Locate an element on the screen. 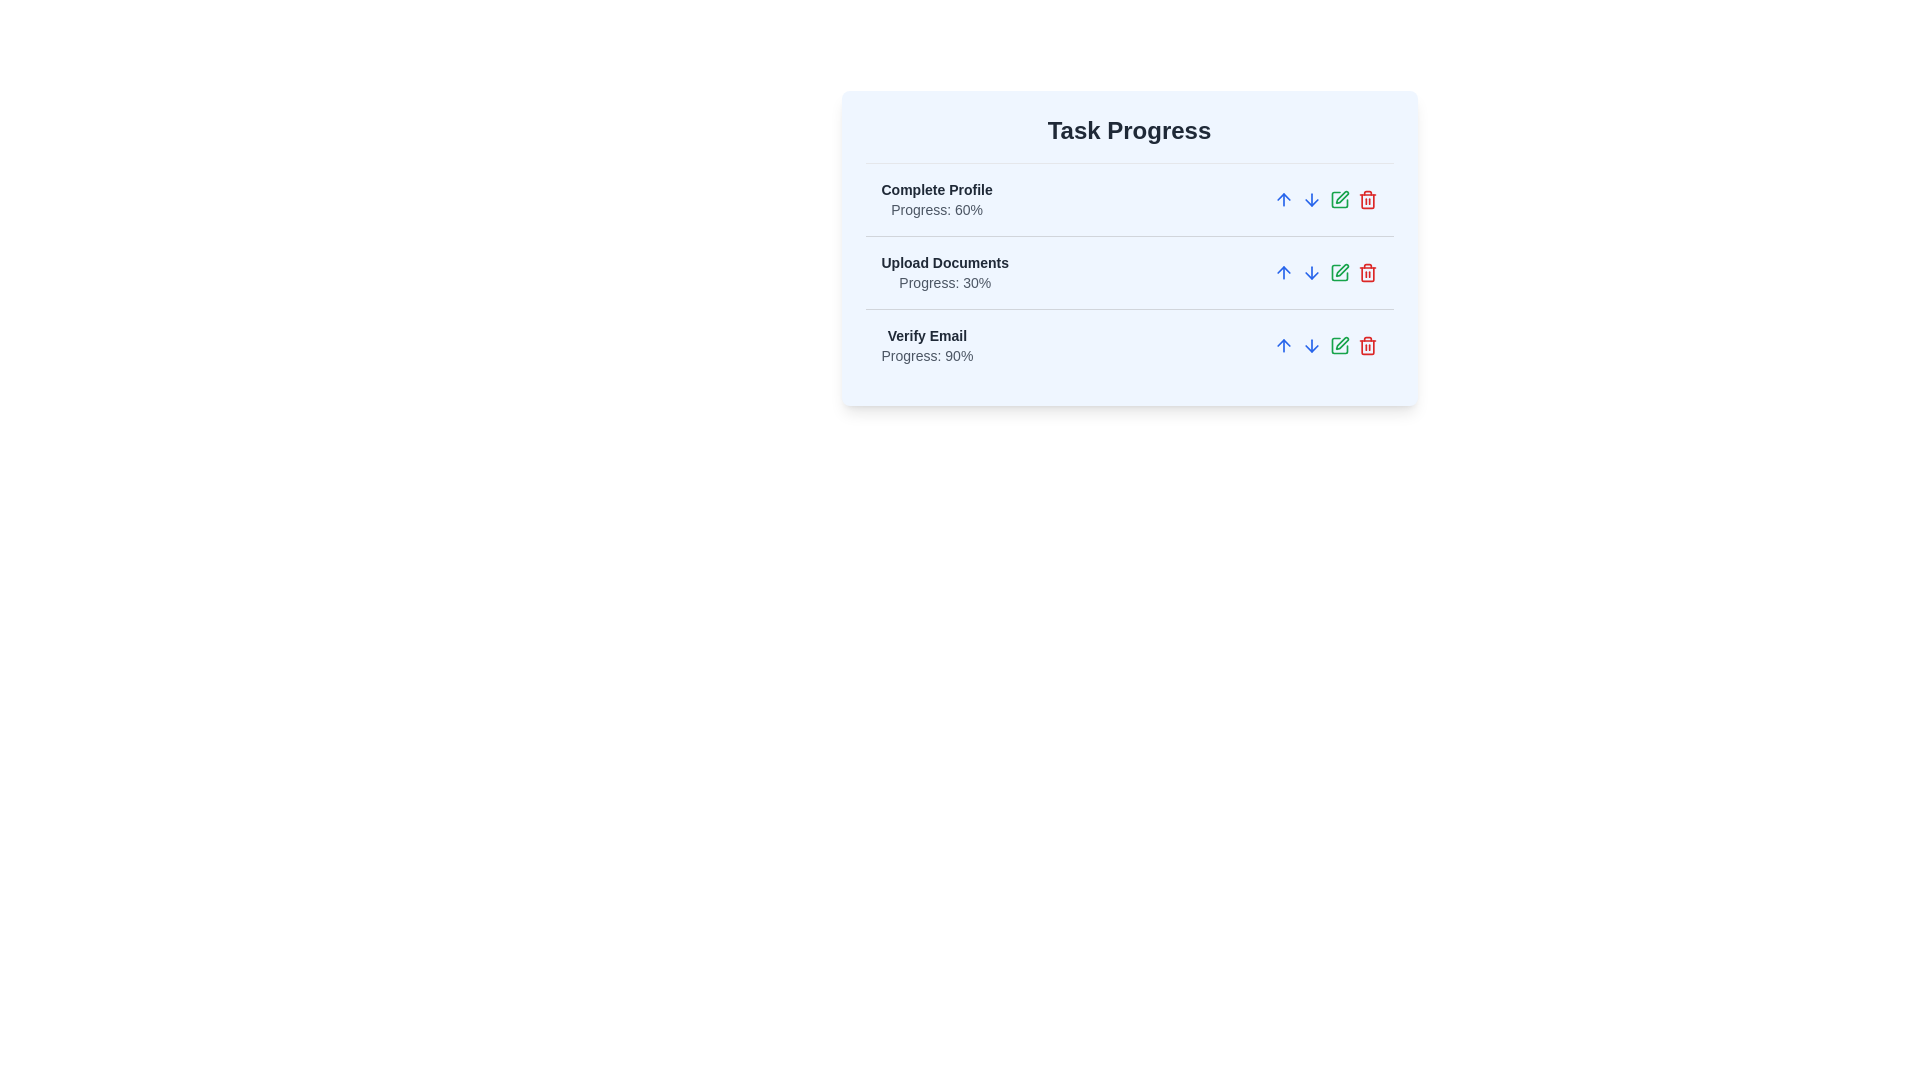  the Text label displaying the upload progress for 'Upload Documents', which indicates 30% completion is located at coordinates (944, 282).